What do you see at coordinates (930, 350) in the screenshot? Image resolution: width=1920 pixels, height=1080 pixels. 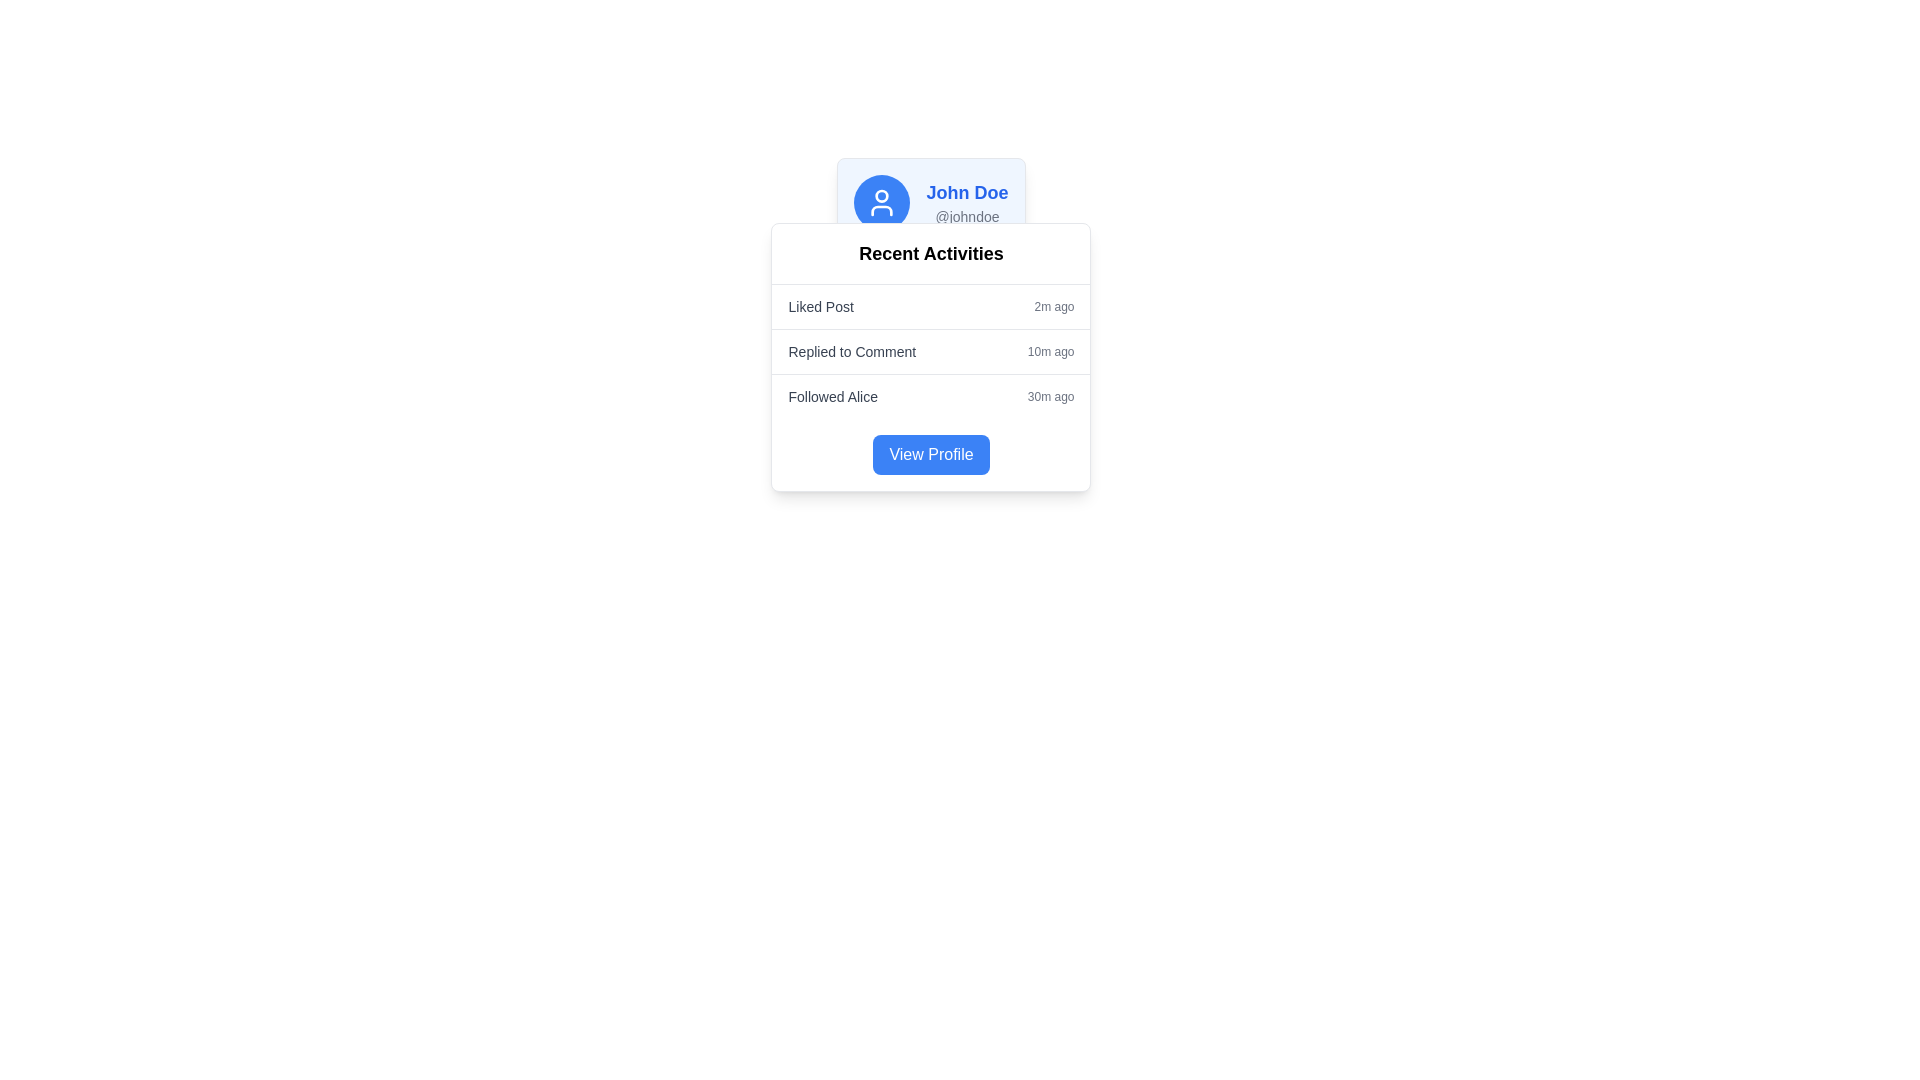 I see `the second log entry` at bounding box center [930, 350].